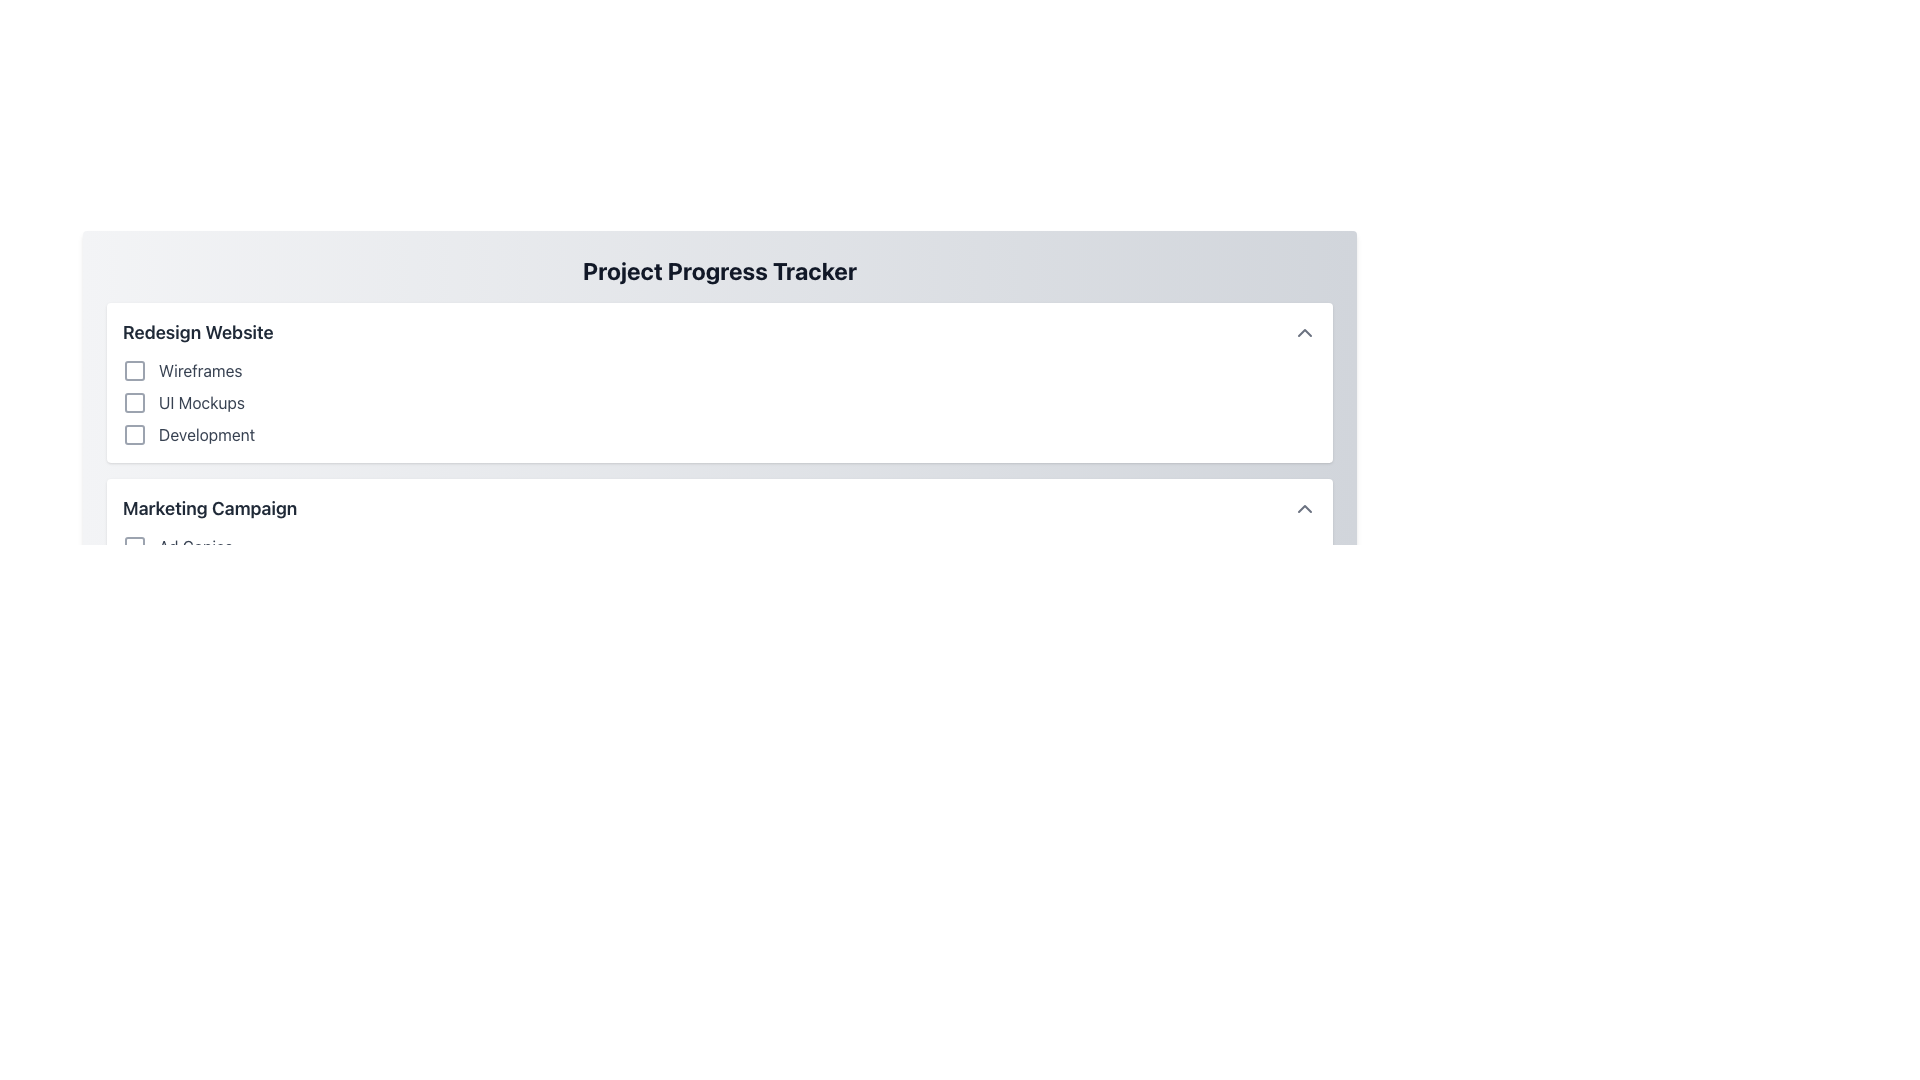  Describe the element at coordinates (133, 402) in the screenshot. I see `the checkbox for the task 'UI Mockups'` at that location.